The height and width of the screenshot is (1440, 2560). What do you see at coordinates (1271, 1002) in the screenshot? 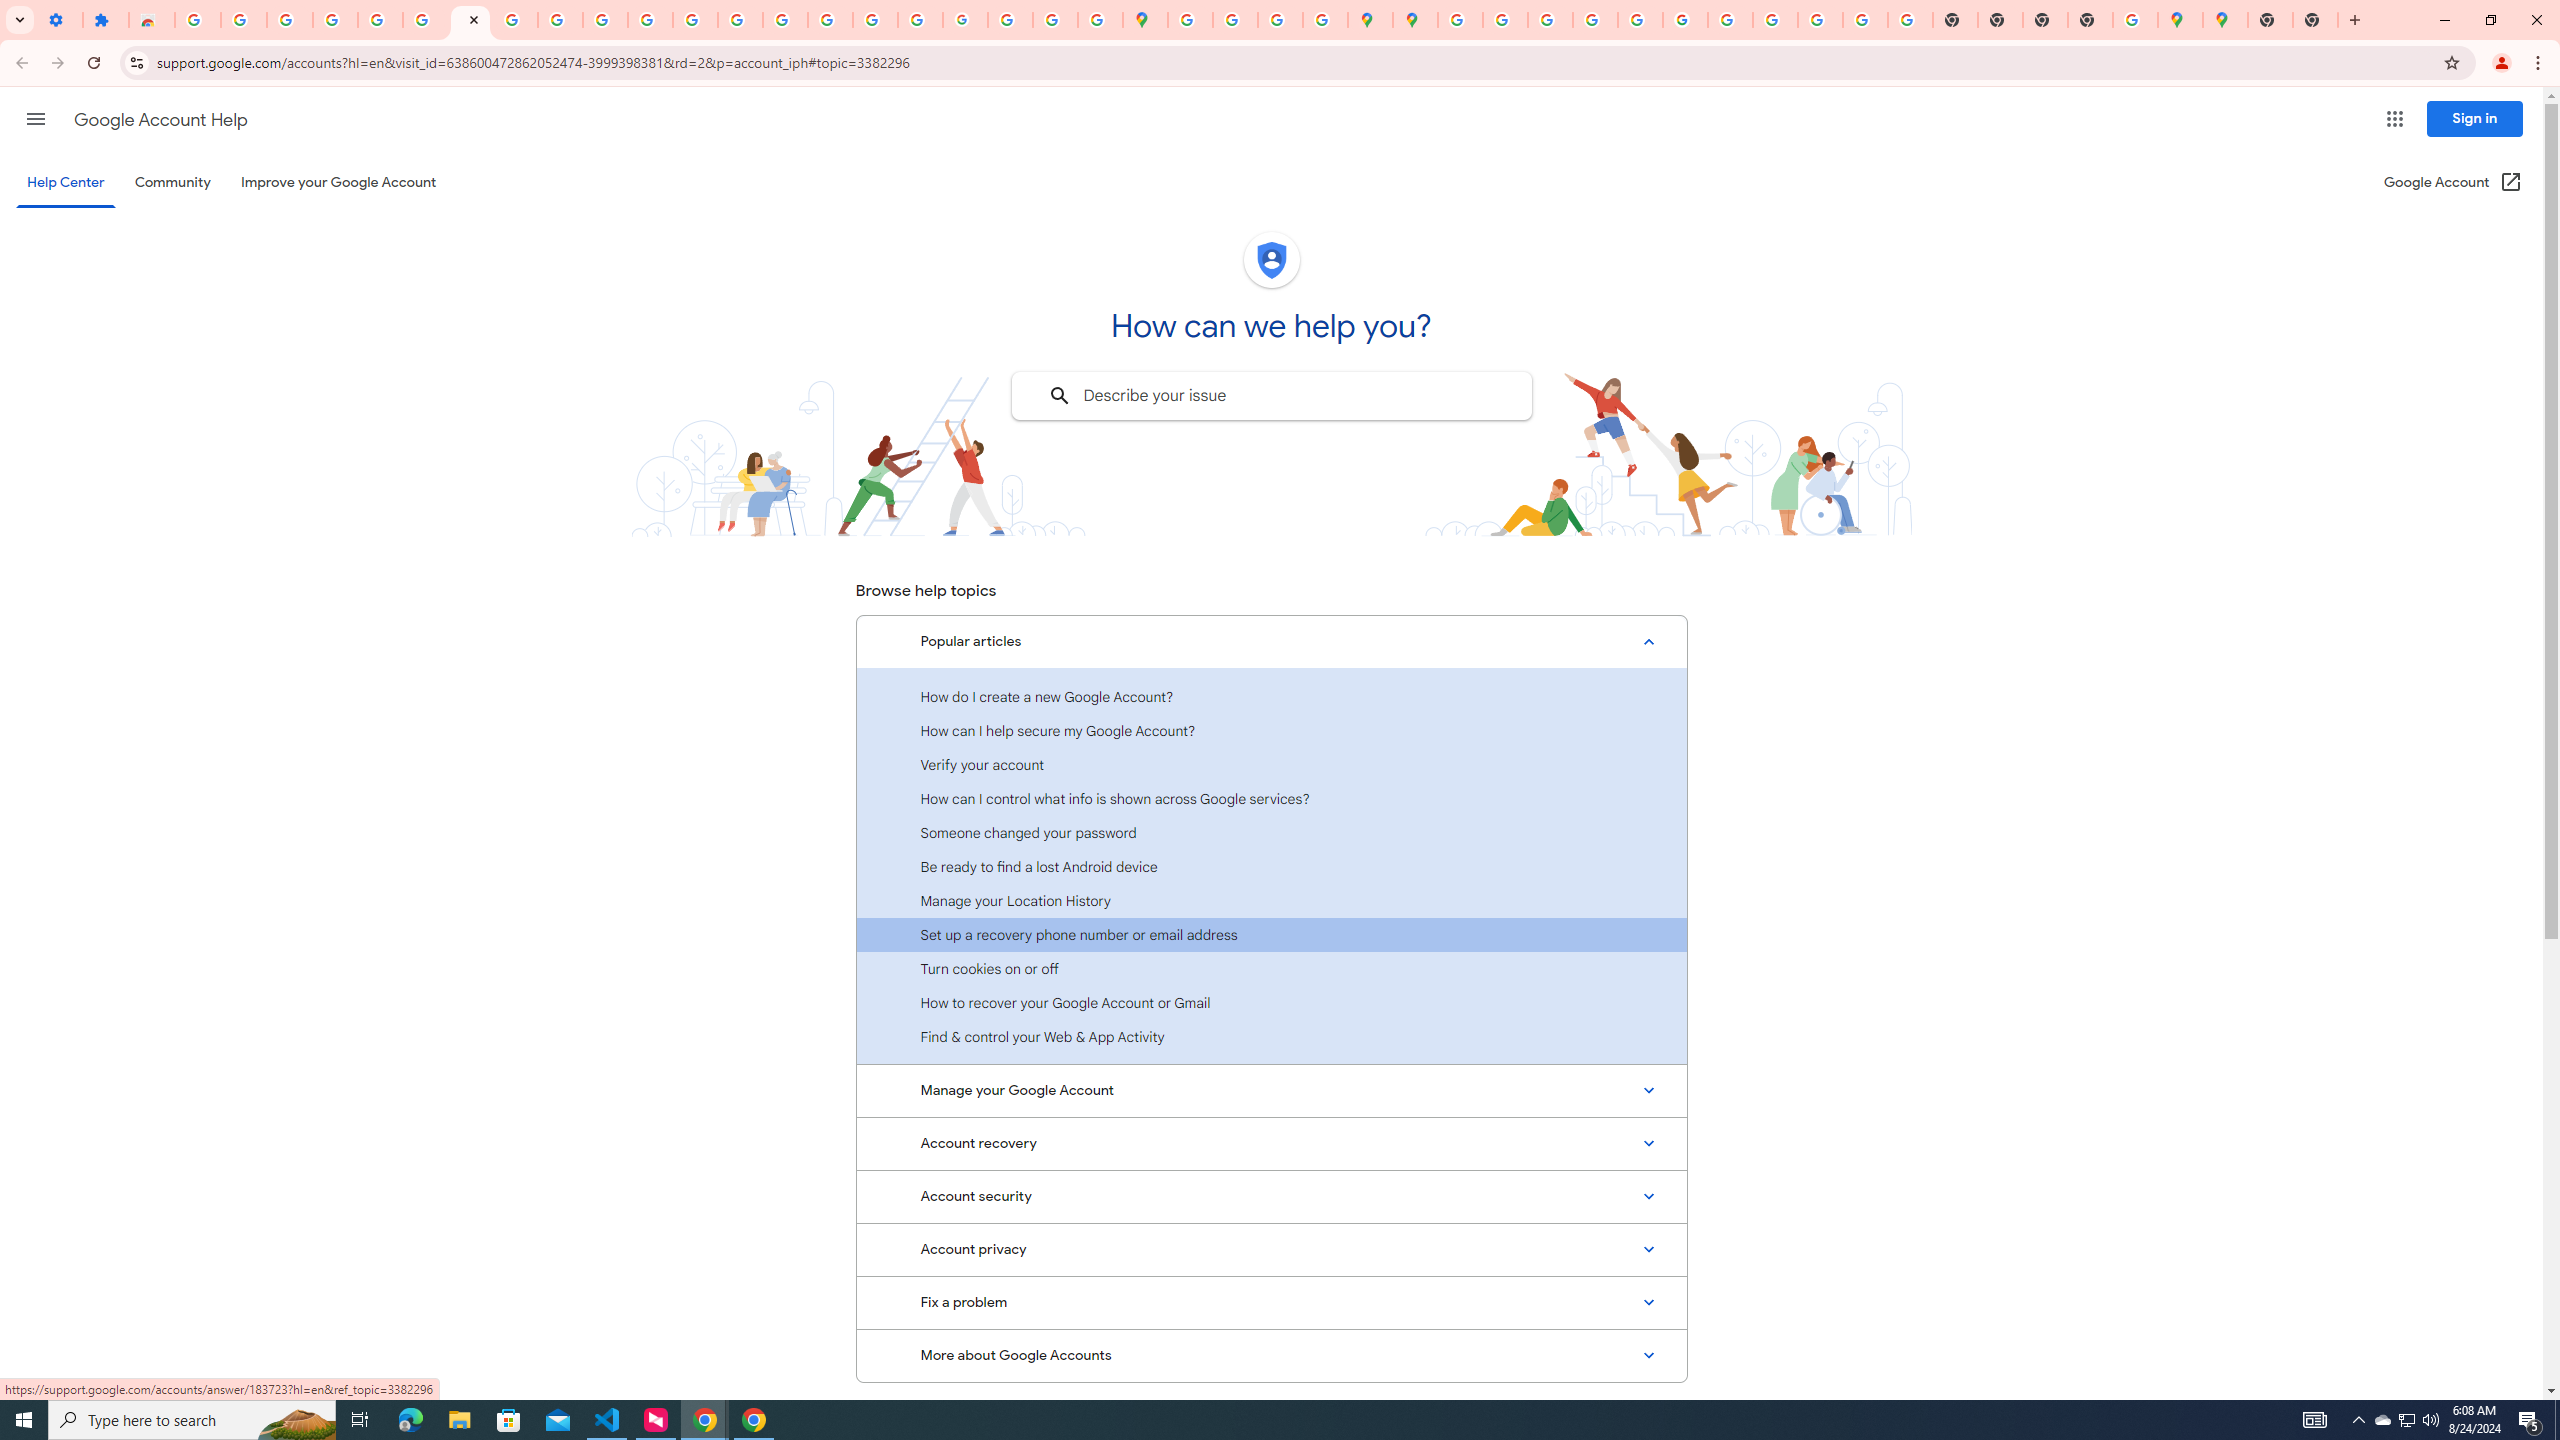
I see `'How to recover your Google Account or Gmail'` at bounding box center [1271, 1002].